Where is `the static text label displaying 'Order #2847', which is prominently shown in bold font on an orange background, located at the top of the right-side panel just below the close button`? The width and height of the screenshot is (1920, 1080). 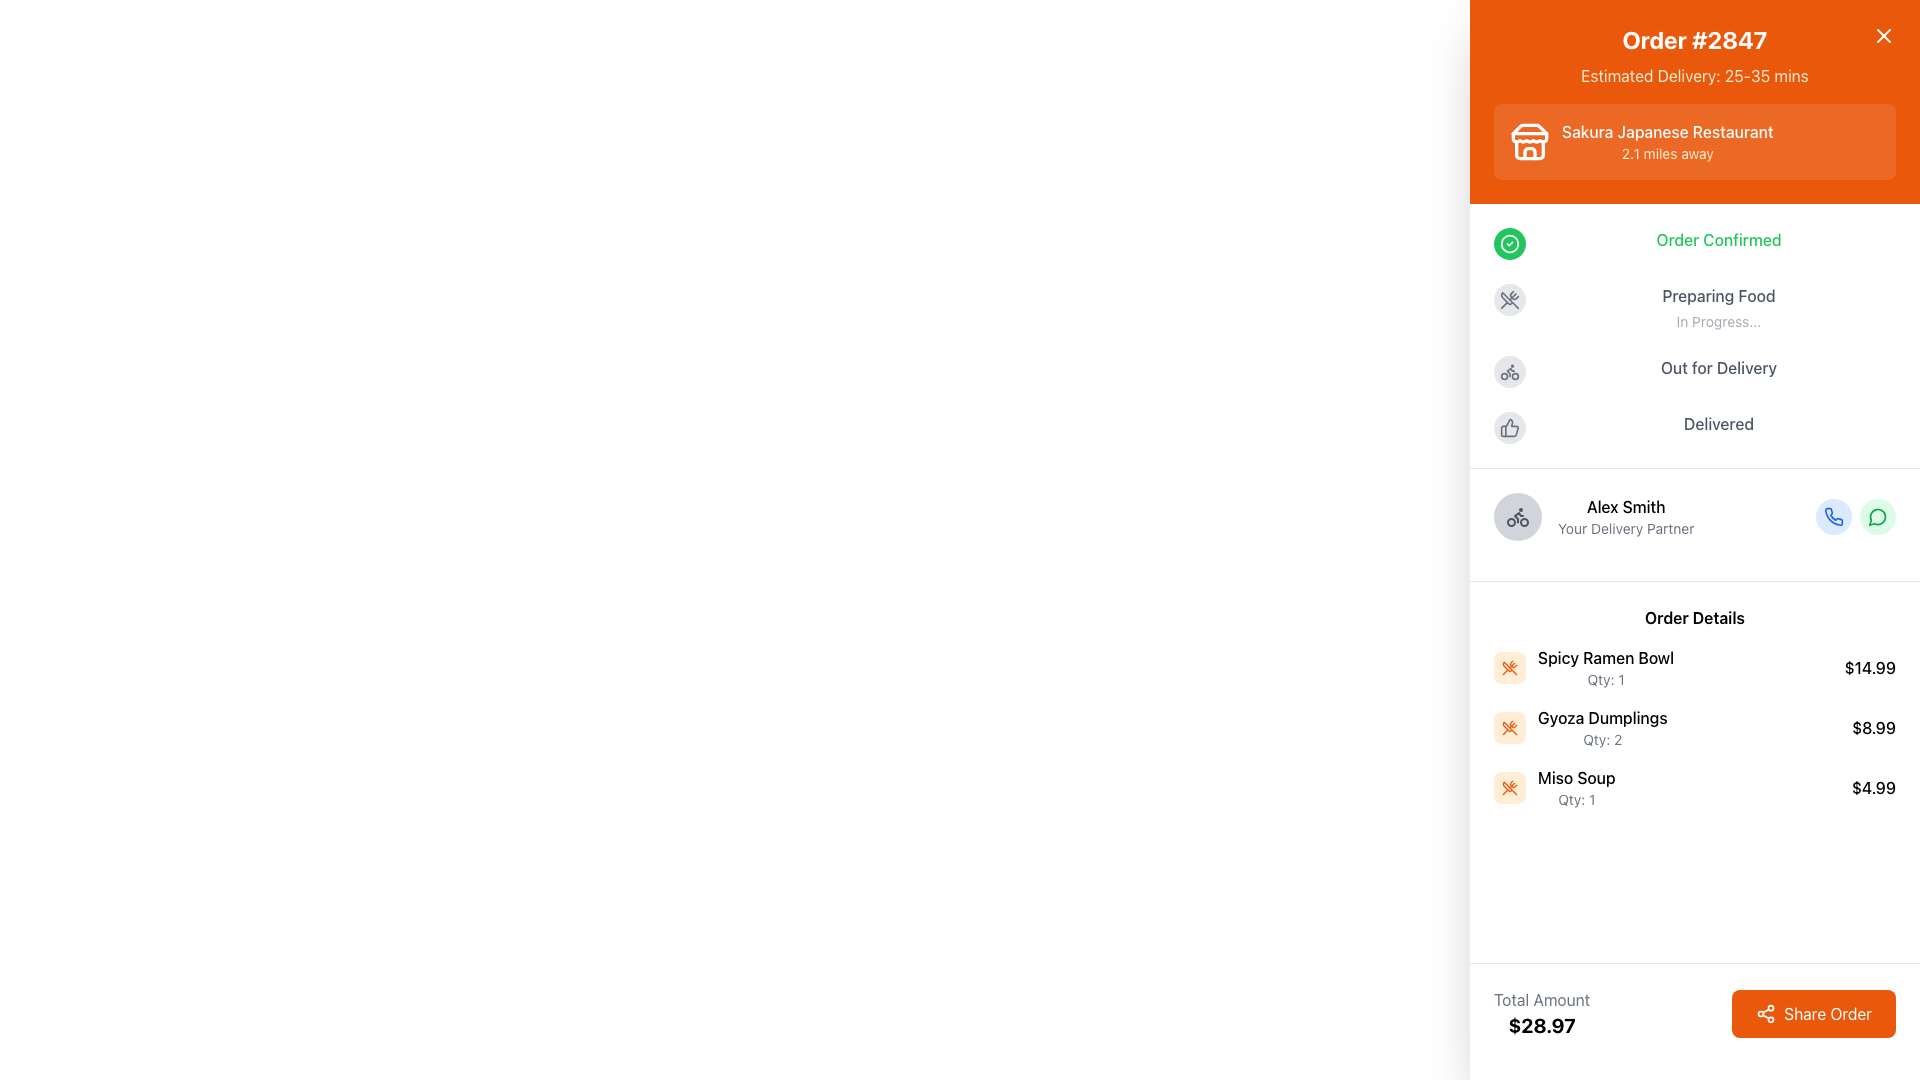
the static text label displaying 'Order #2847', which is prominently shown in bold font on an orange background, located at the top of the right-side panel just below the close button is located at coordinates (1693, 39).